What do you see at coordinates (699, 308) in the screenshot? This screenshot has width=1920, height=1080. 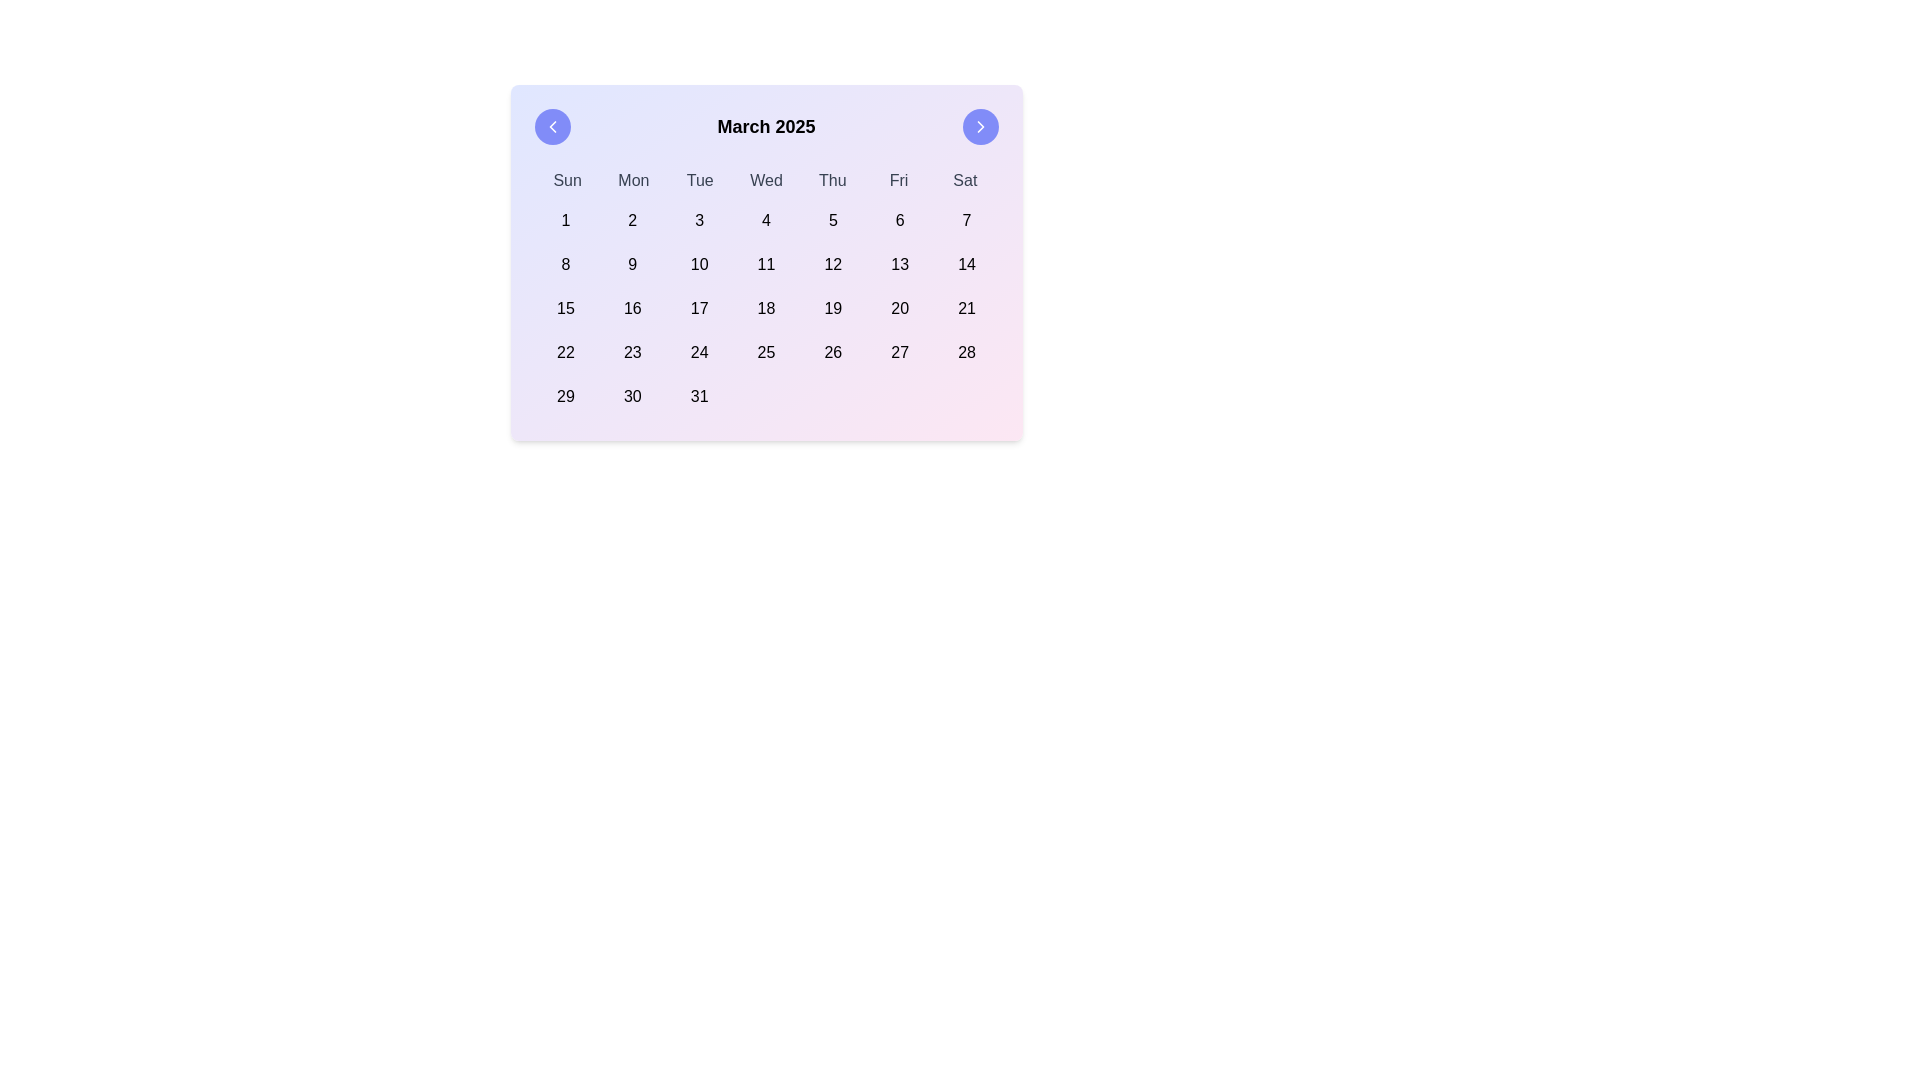 I see `the selectable day '17' button in the calendar interface` at bounding box center [699, 308].